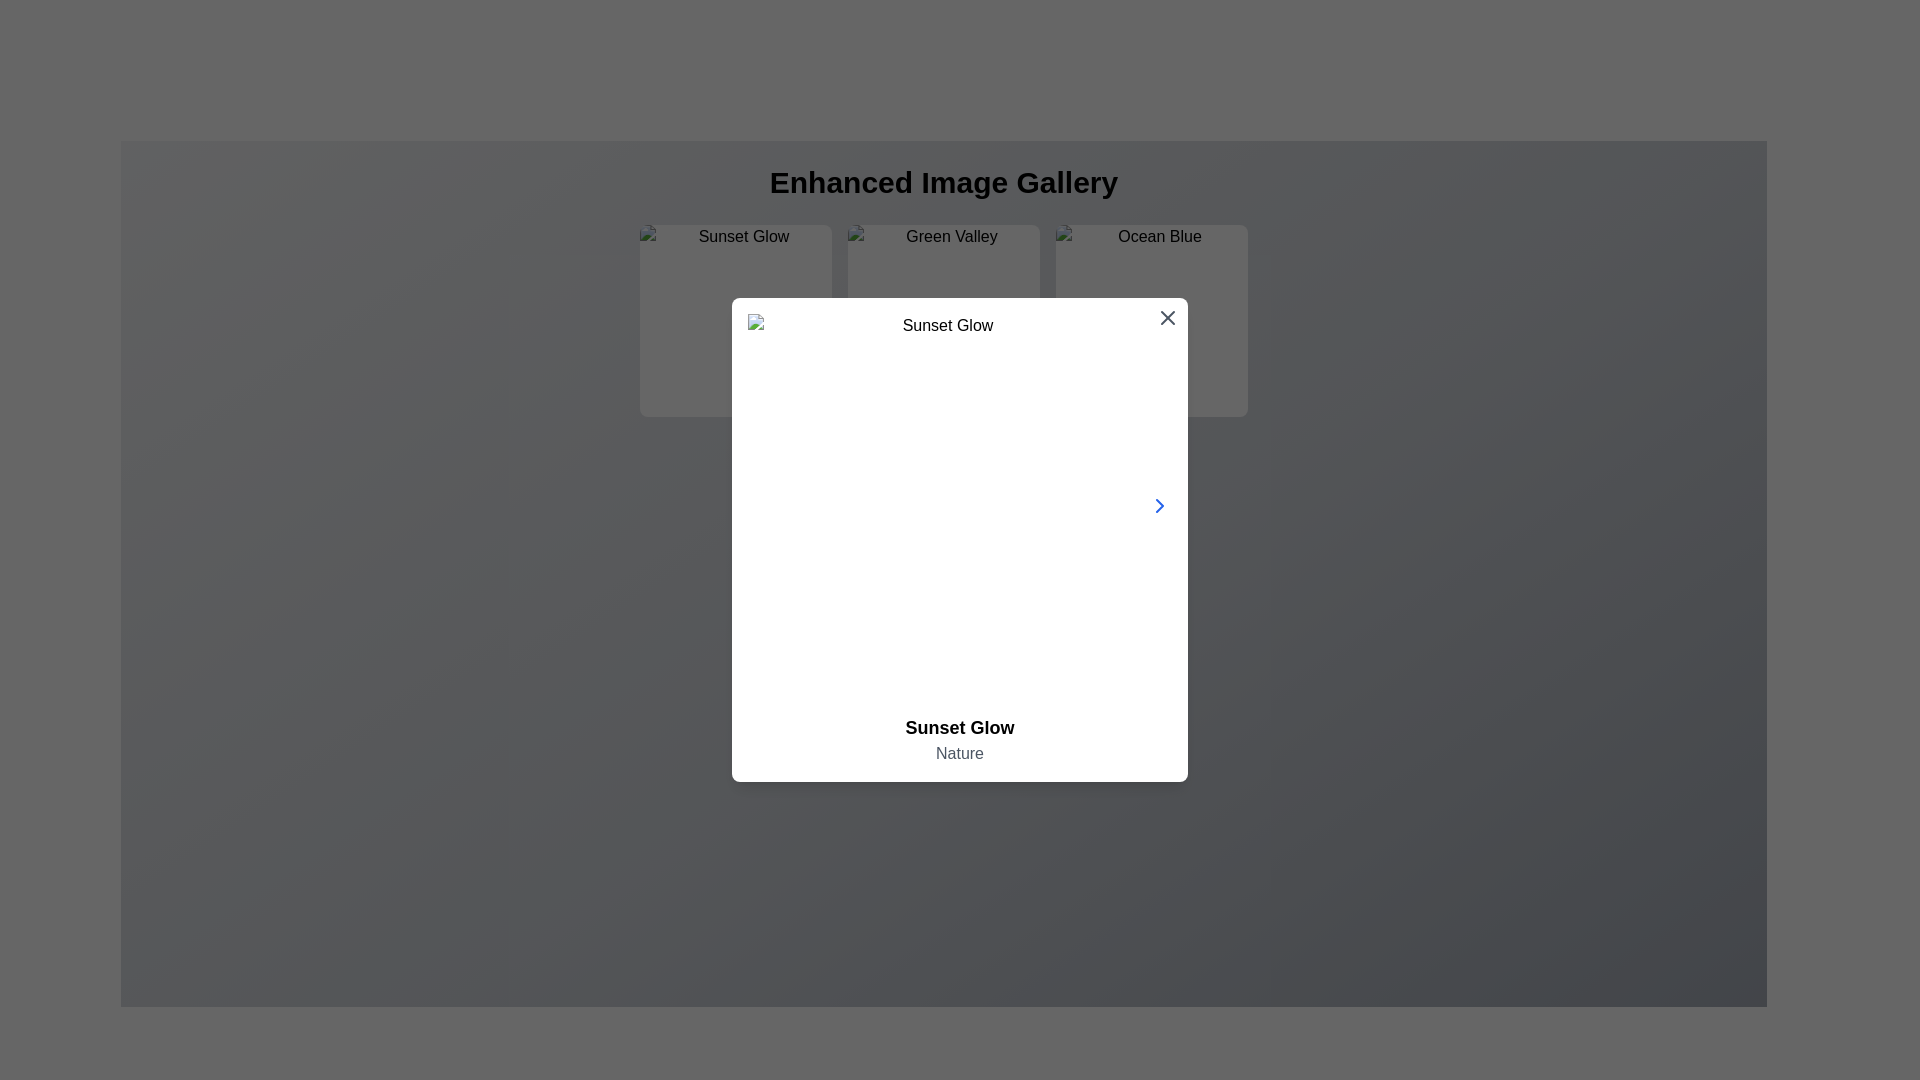  Describe the element at coordinates (960, 753) in the screenshot. I see `the text label displaying the word 'Nature', which is centrally positioned in the lower part of the modal dialog beneath 'Sunset Glow'` at that location.